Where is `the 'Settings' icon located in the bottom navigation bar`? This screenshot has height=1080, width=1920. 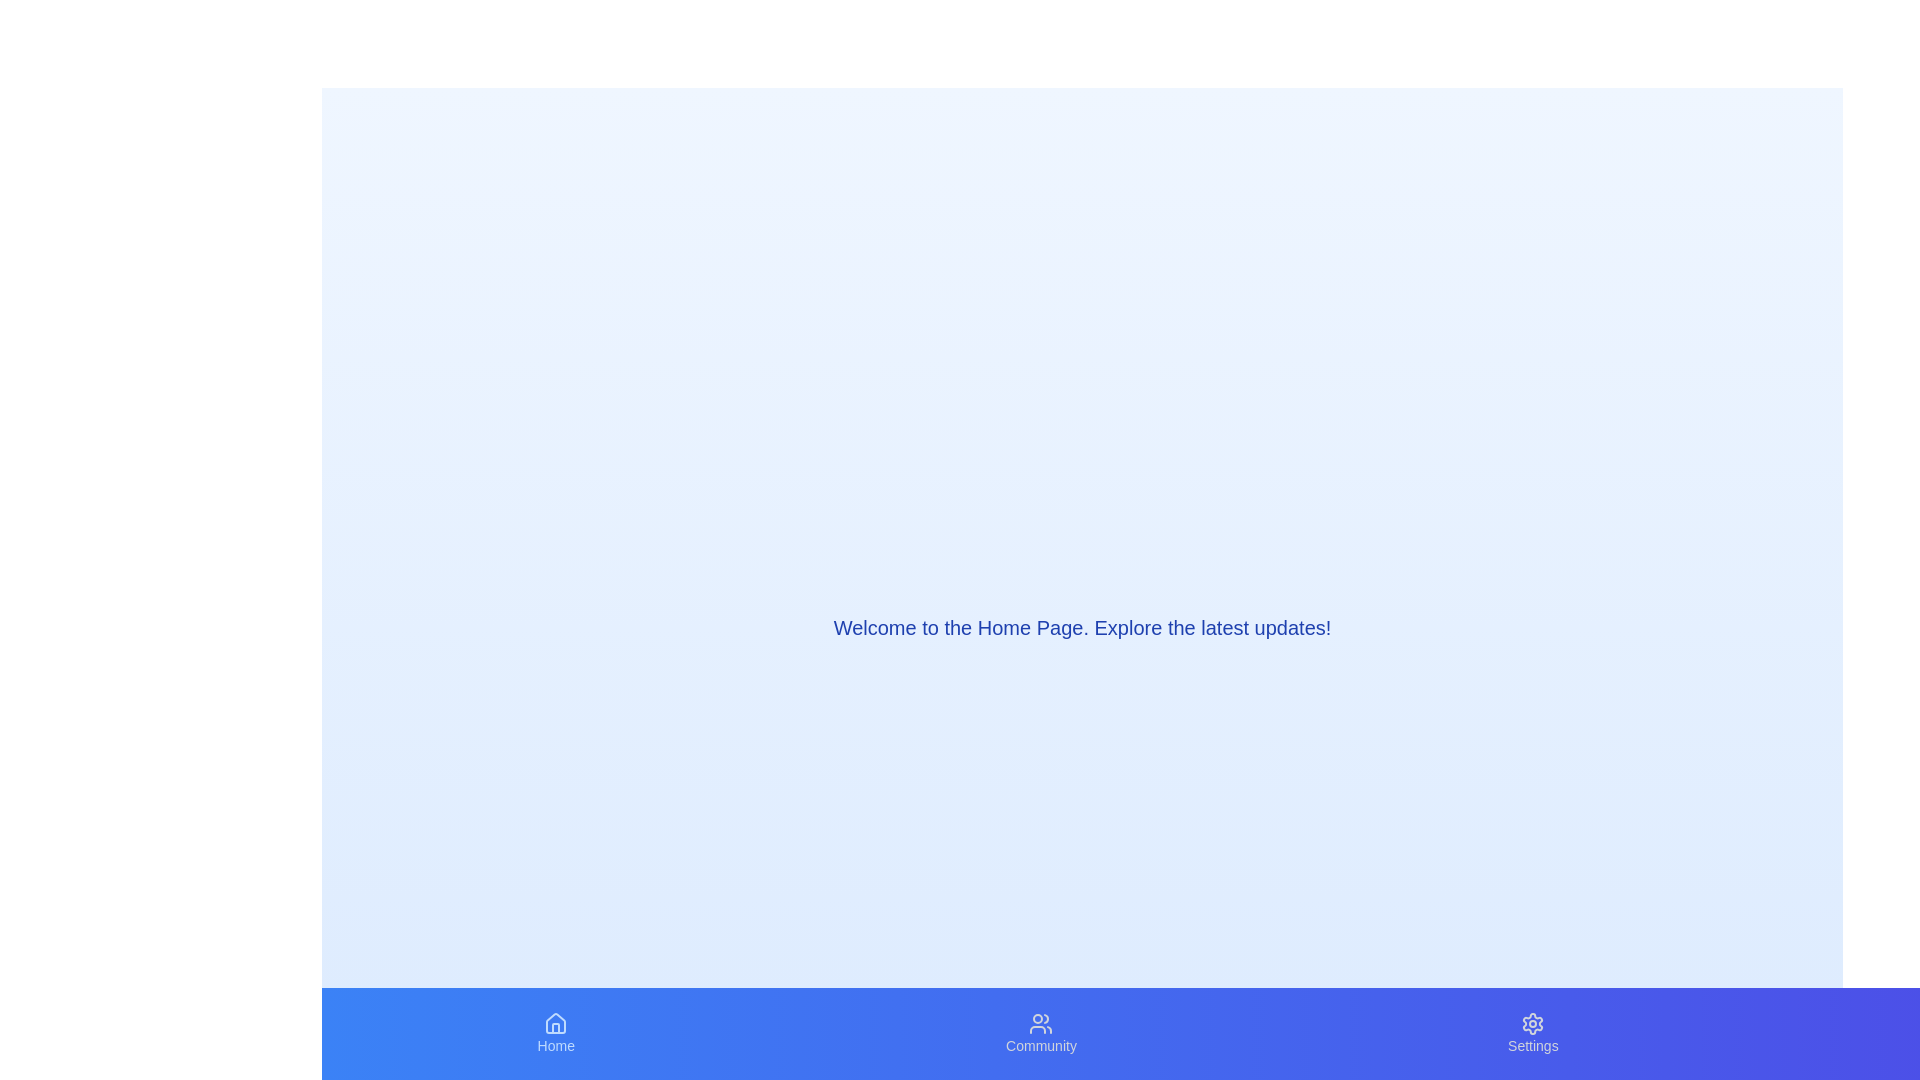 the 'Settings' icon located in the bottom navigation bar is located at coordinates (1532, 1023).